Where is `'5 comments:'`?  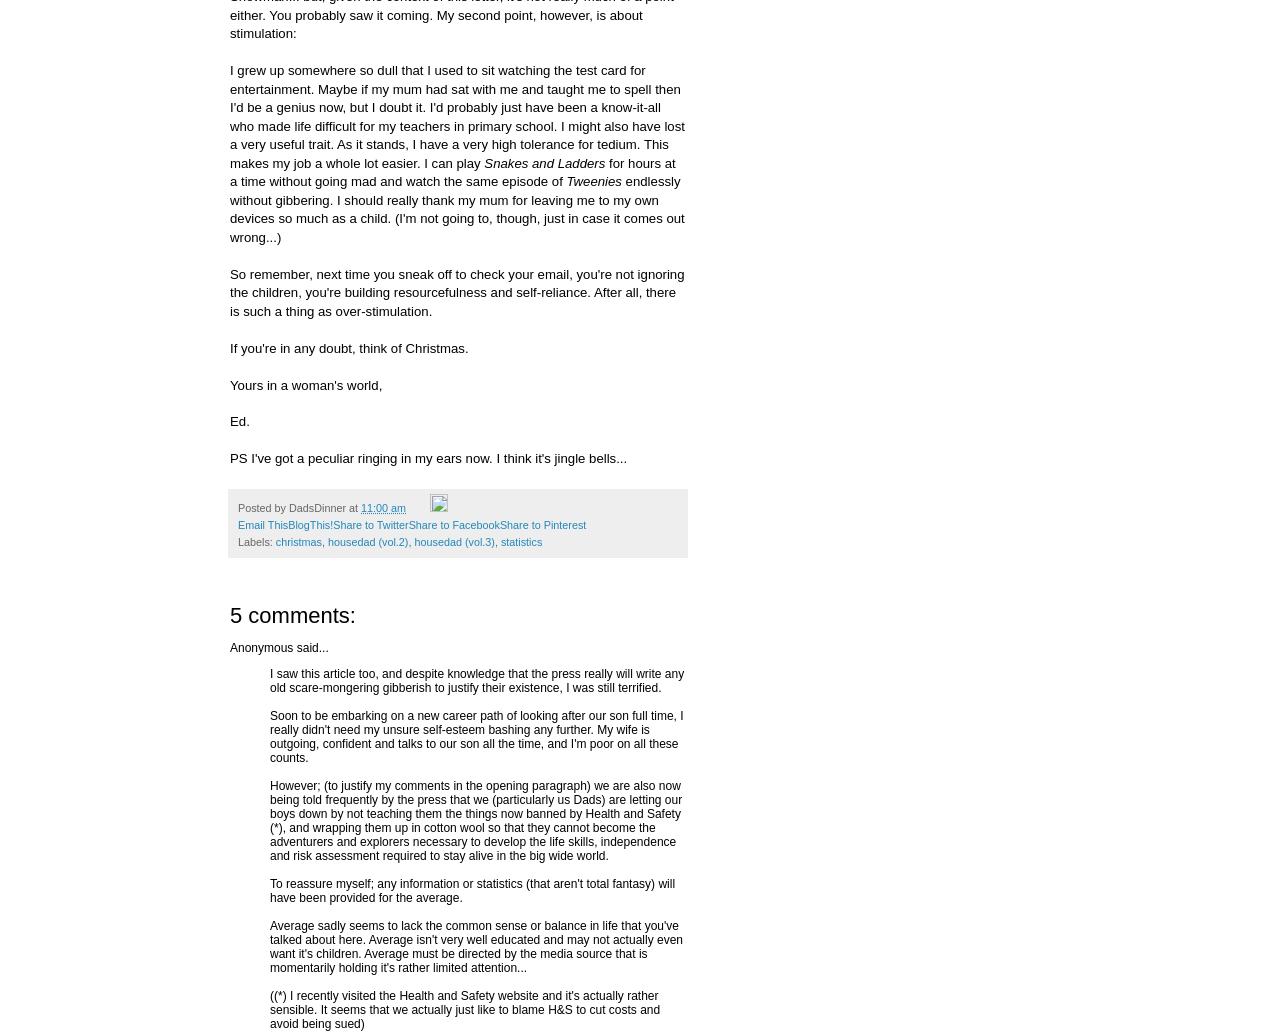
'5 comments:' is located at coordinates (292, 613).